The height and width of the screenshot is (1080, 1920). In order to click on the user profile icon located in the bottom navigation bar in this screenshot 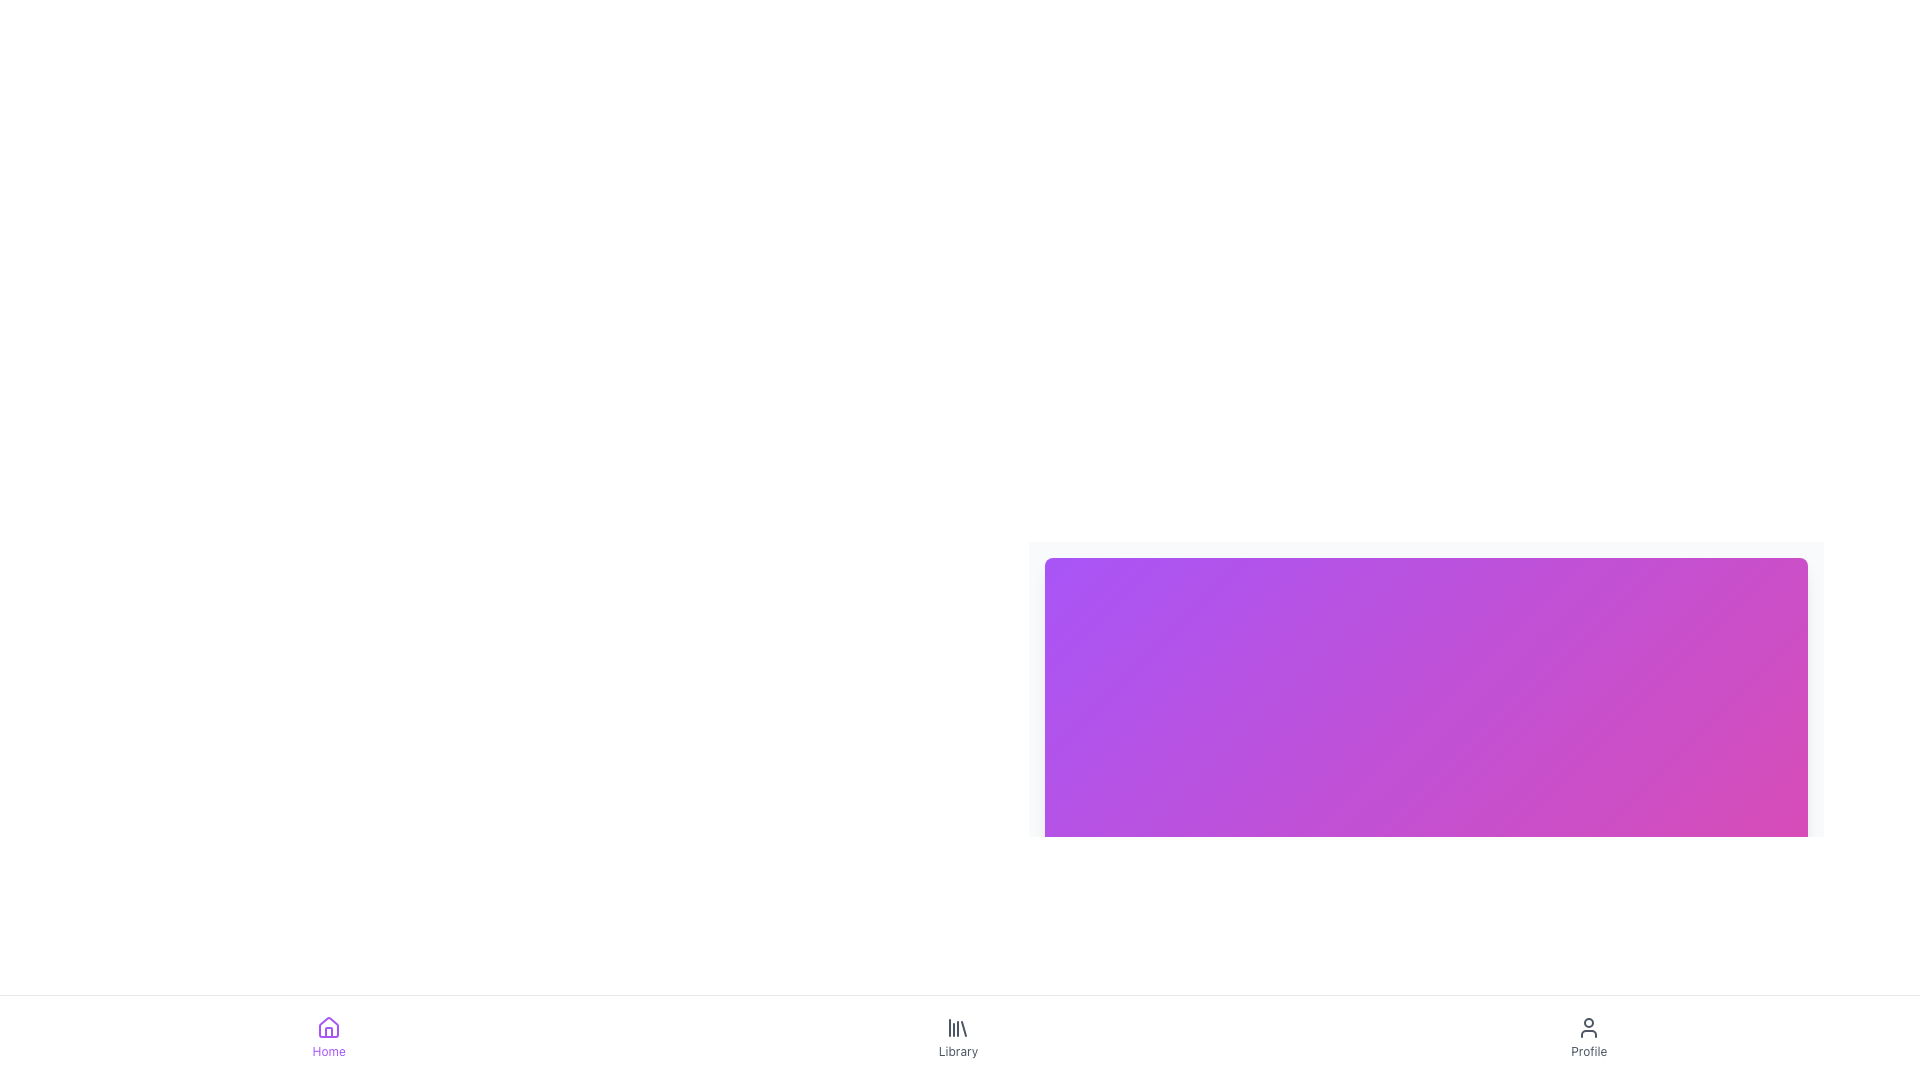, I will do `click(1587, 1028)`.